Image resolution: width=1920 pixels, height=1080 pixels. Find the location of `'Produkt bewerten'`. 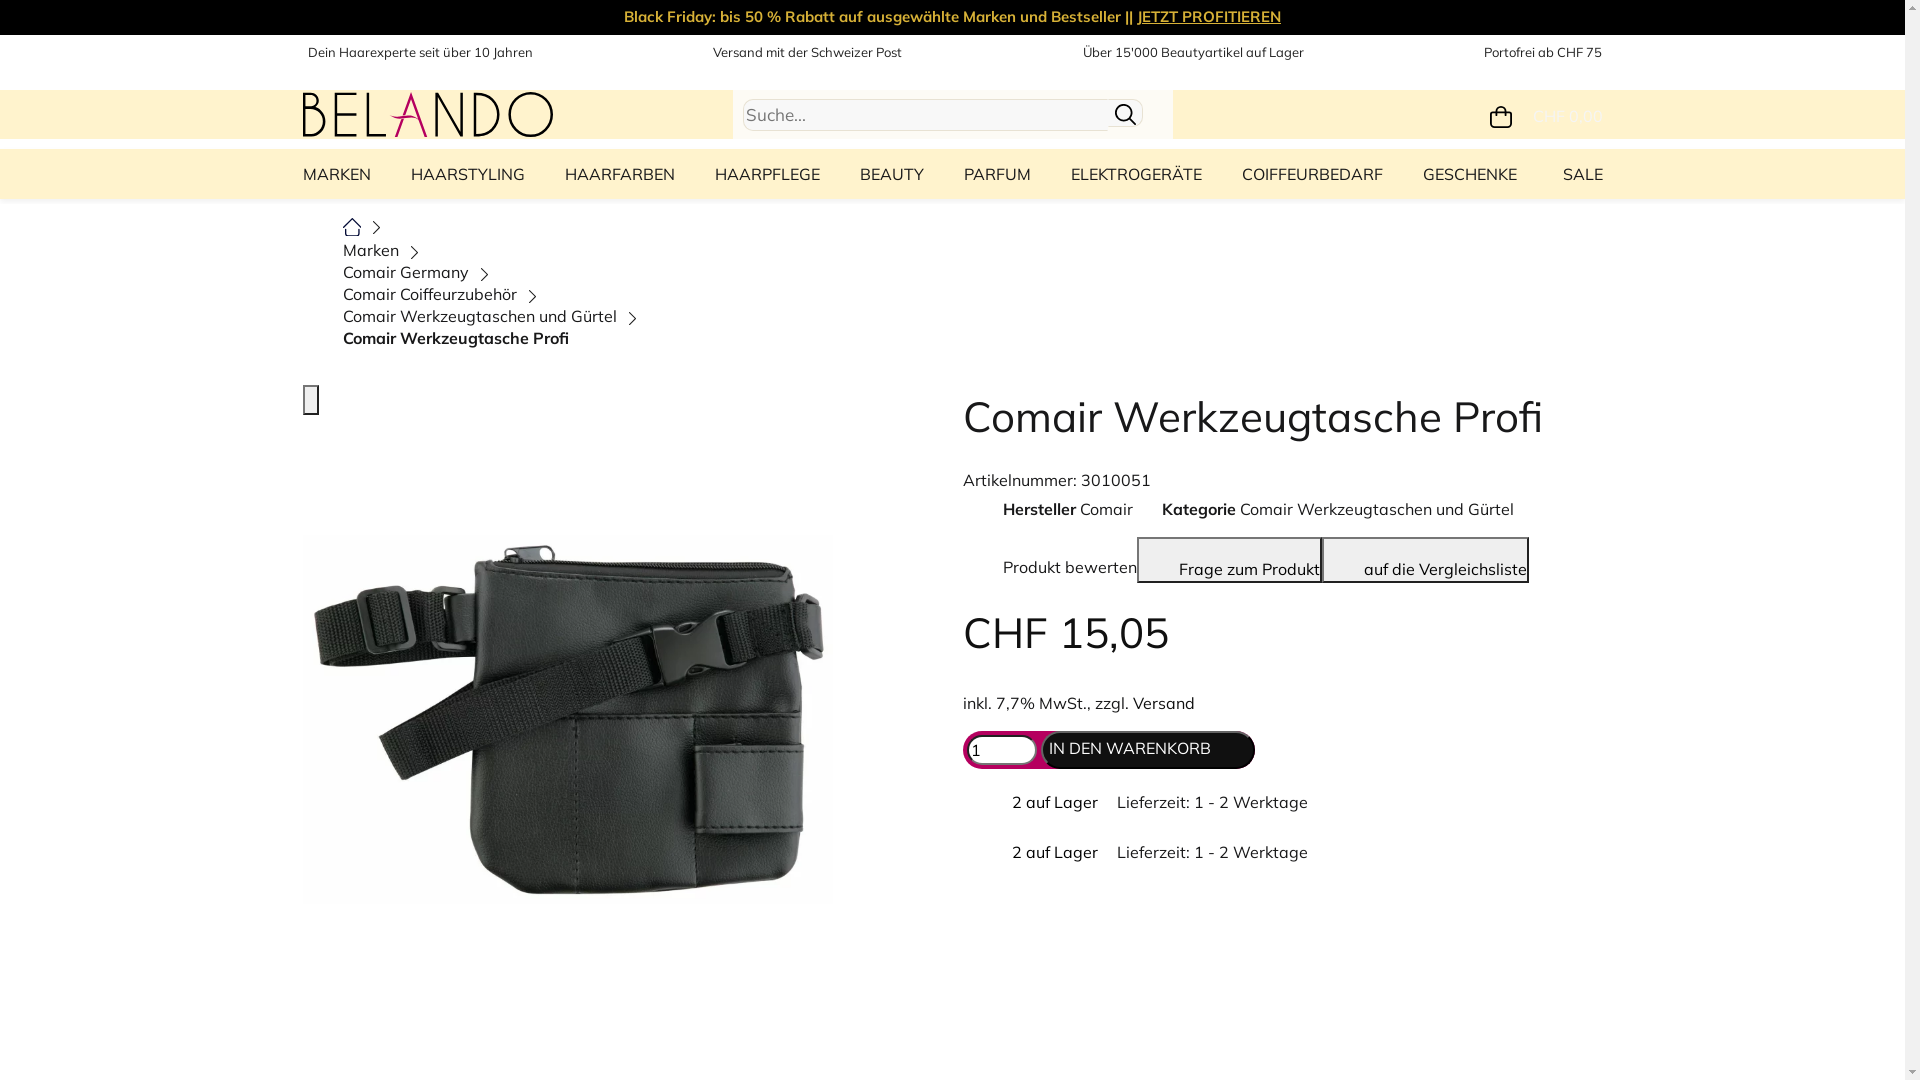

'Produkt bewerten' is located at coordinates (1048, 559).